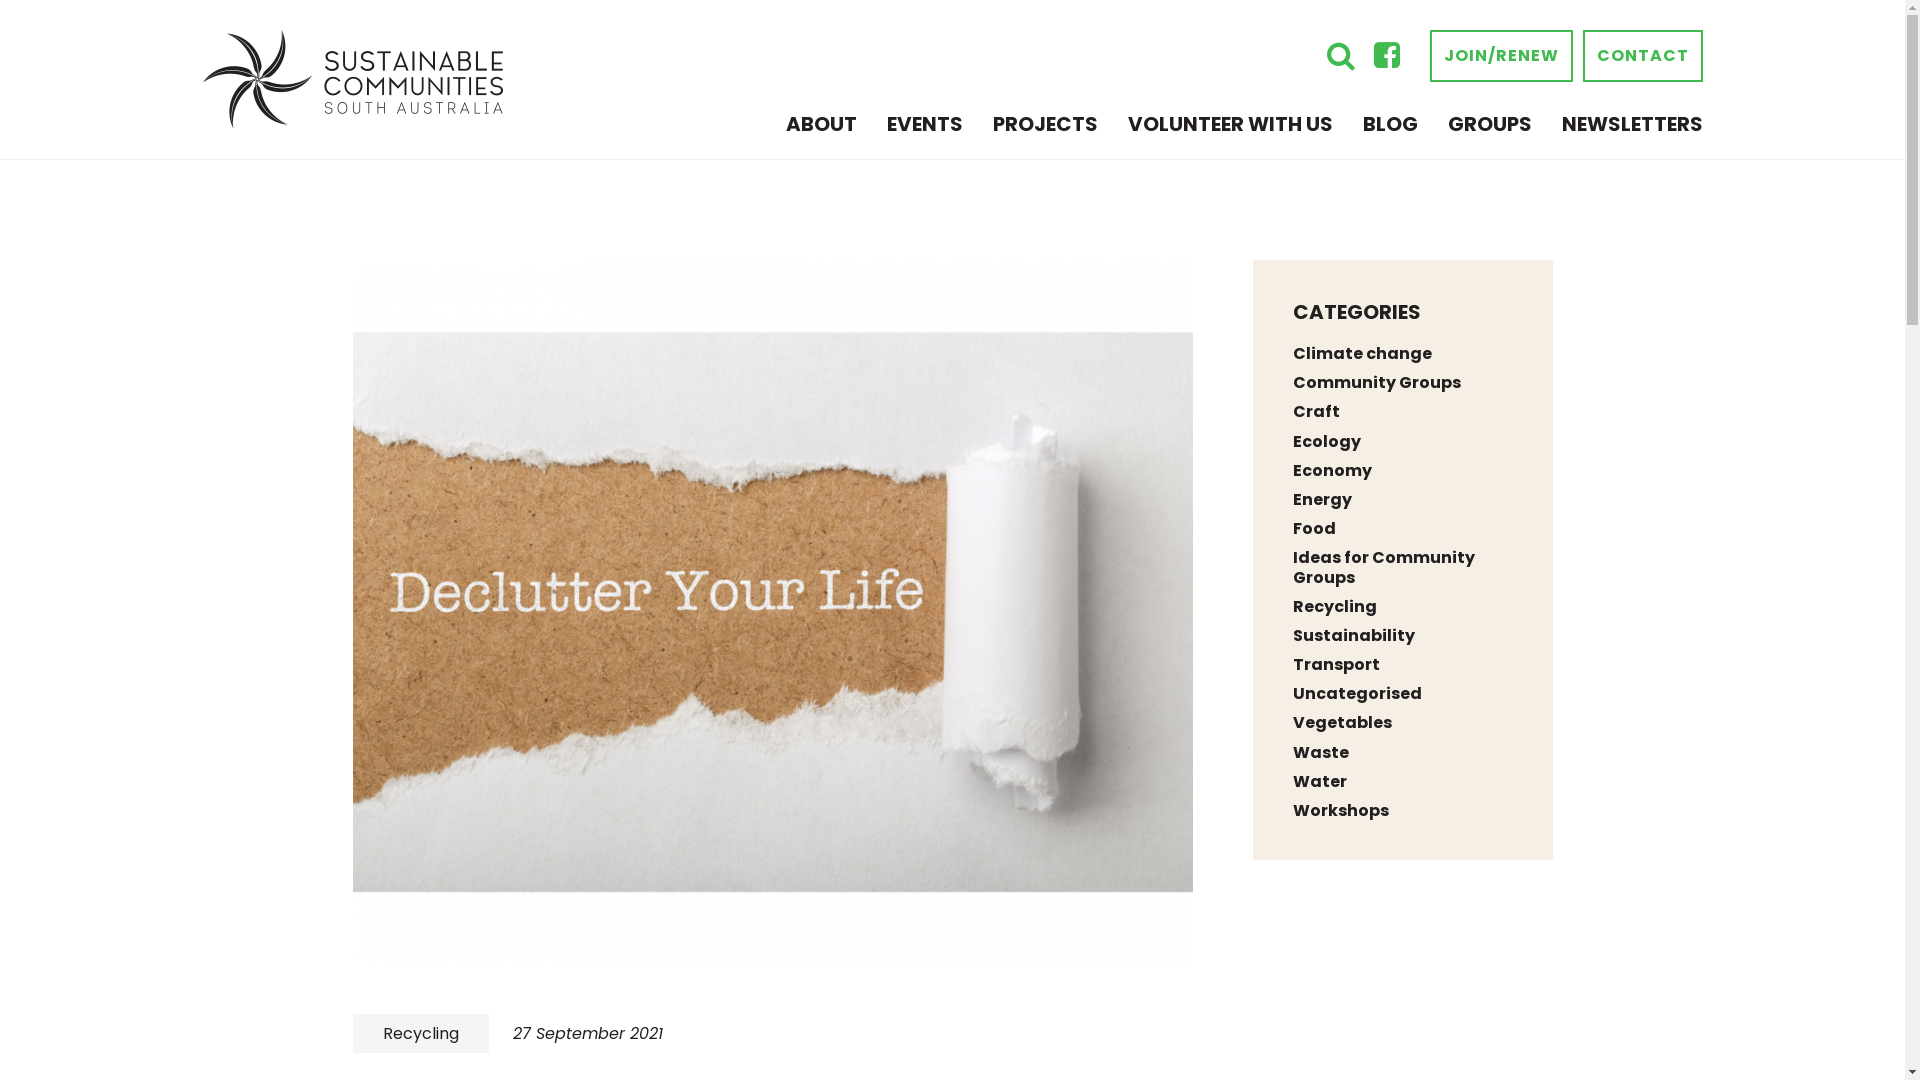  I want to click on 'Sustainability', so click(1353, 635).